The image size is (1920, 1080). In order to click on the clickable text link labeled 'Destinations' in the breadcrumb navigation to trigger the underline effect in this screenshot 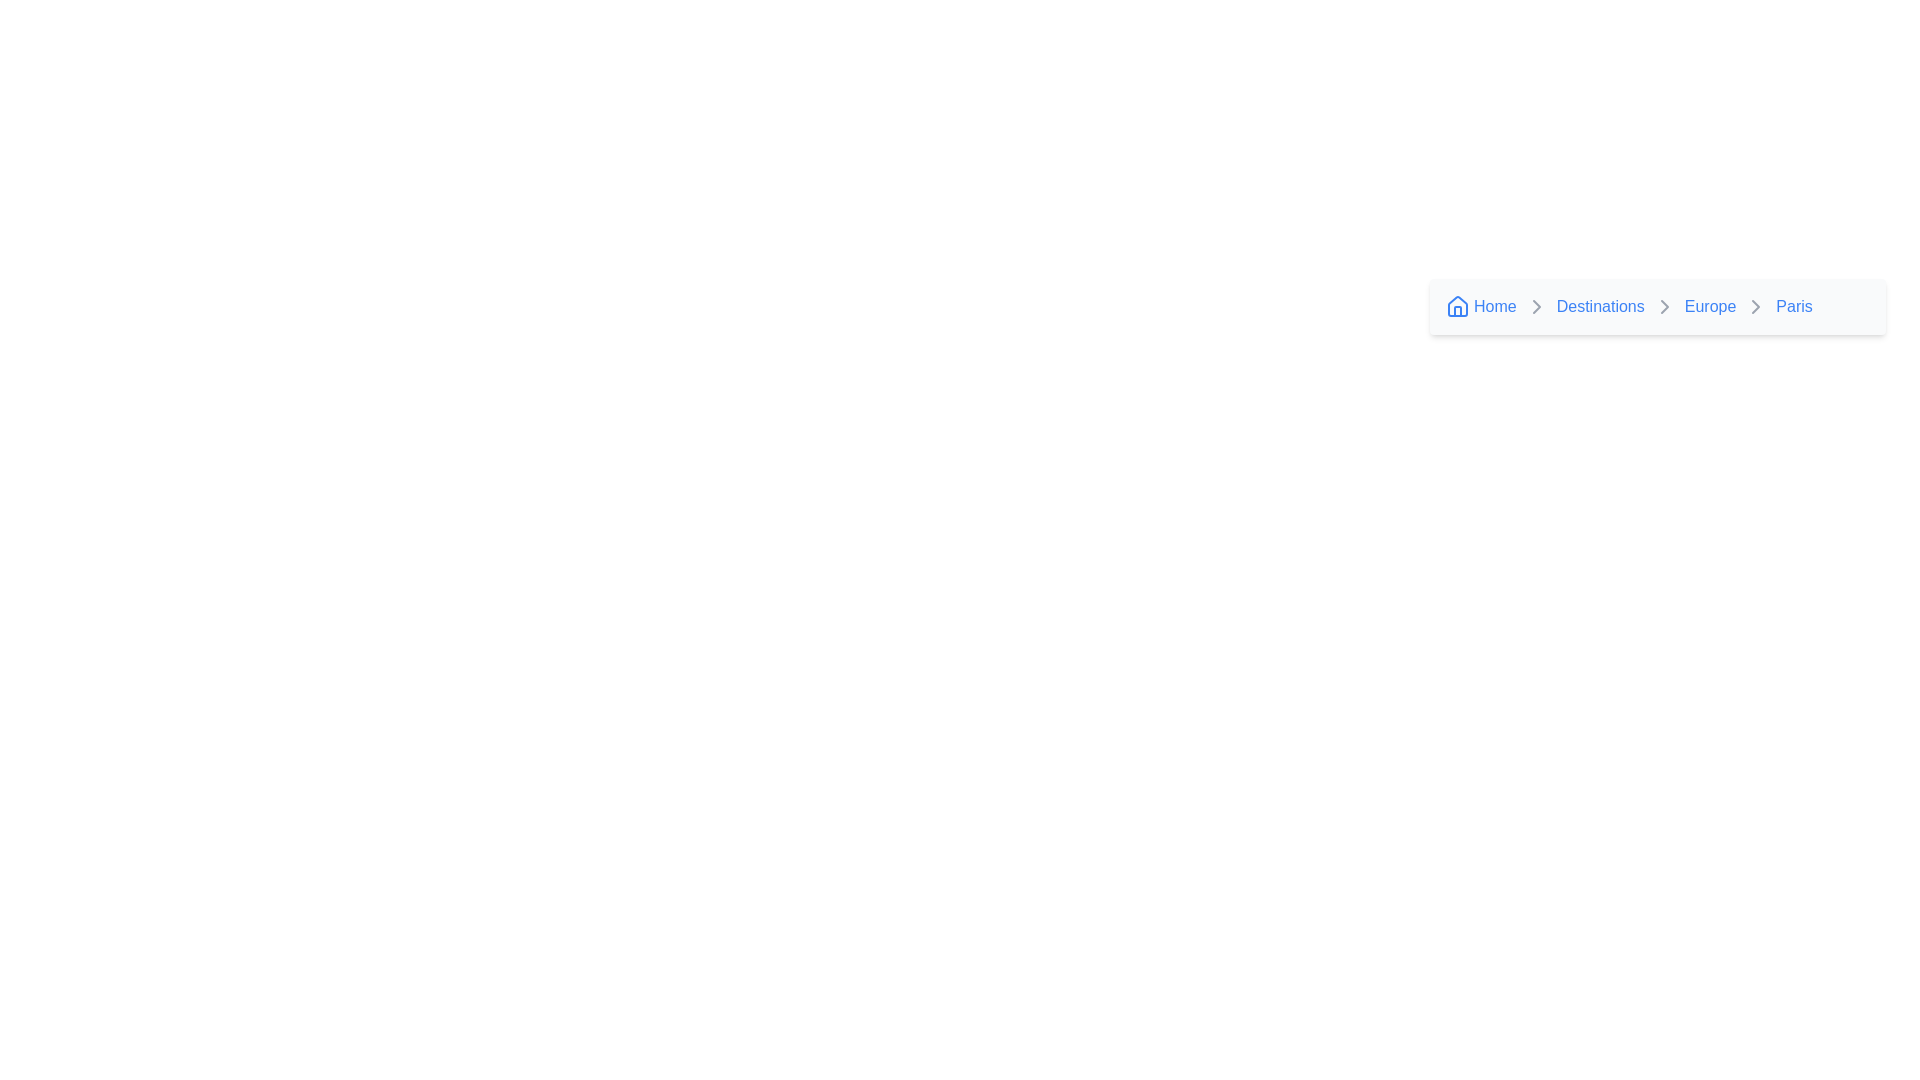, I will do `click(1620, 307)`.